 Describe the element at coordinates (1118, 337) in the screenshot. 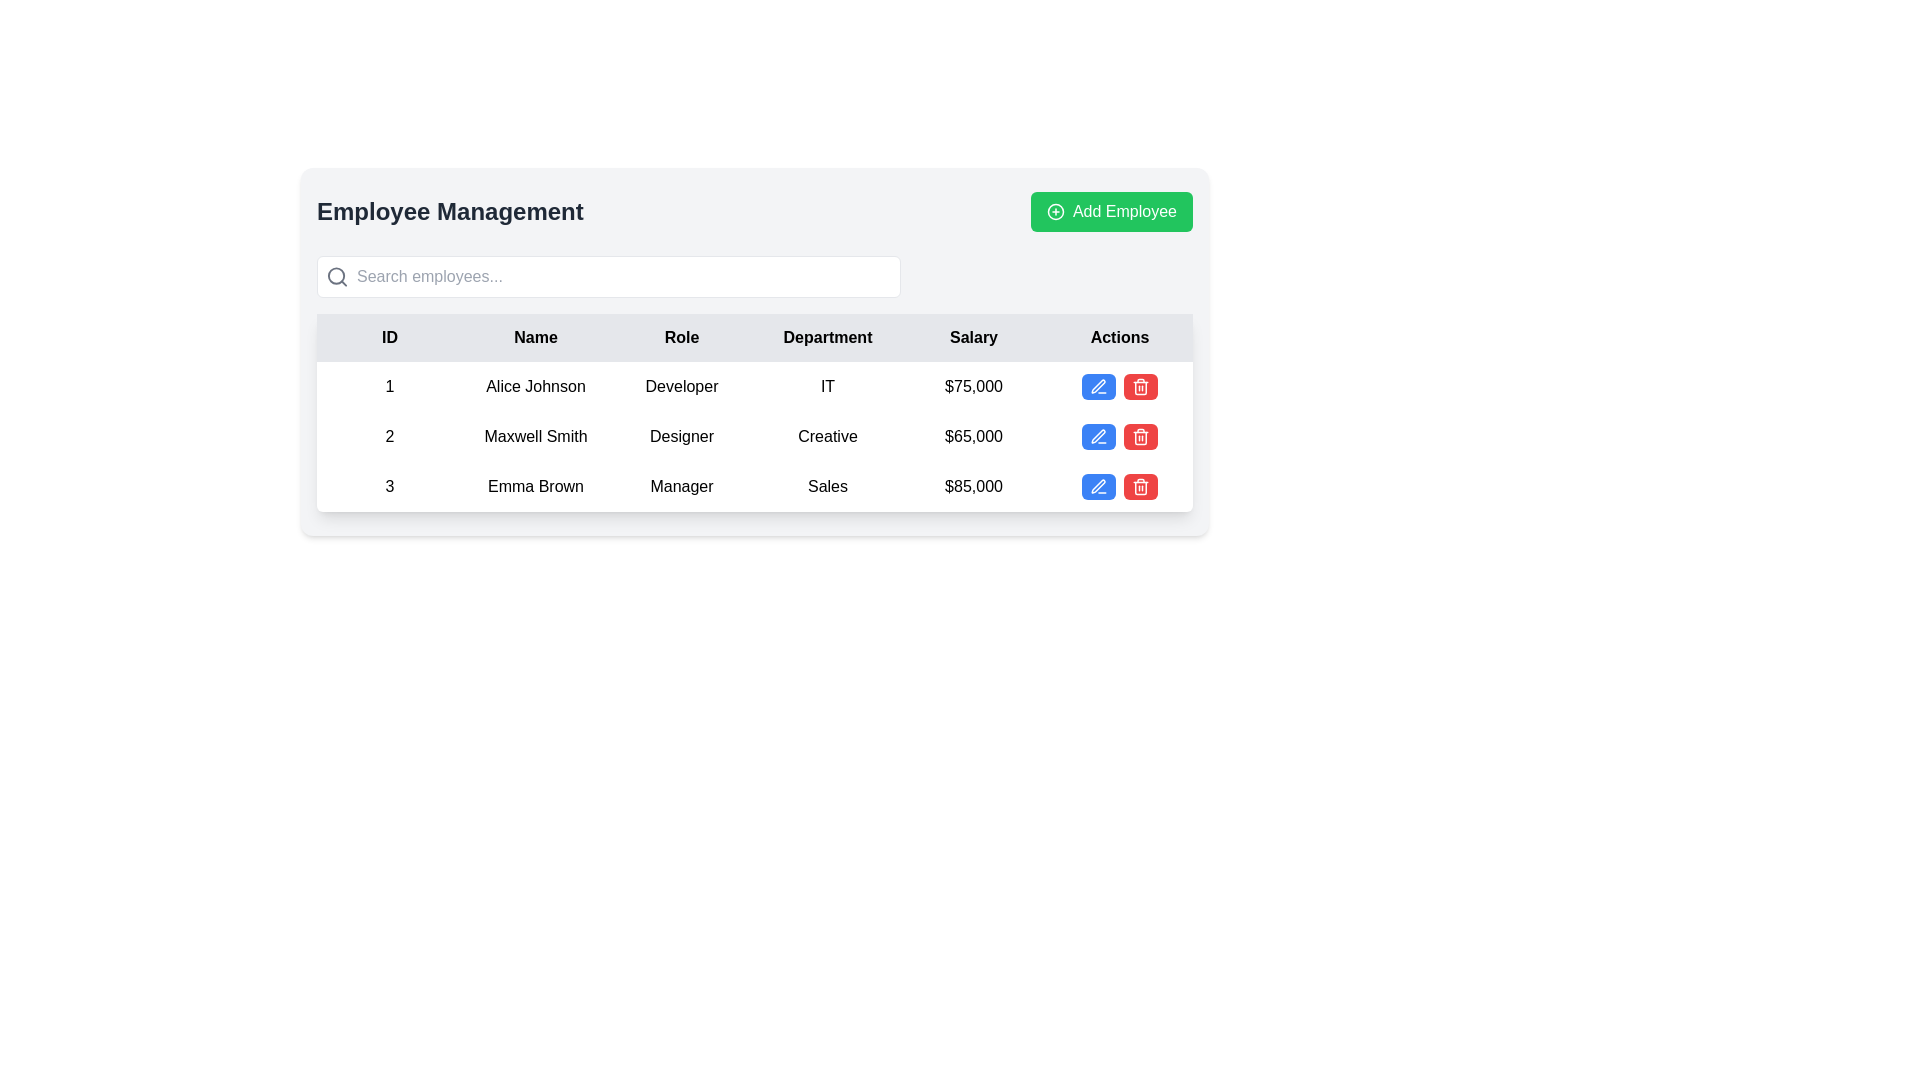

I see `the Text Label that serves as the sixth column header in the table, located to the far-right of the header row, adjacent to the 'Salary' column` at that location.